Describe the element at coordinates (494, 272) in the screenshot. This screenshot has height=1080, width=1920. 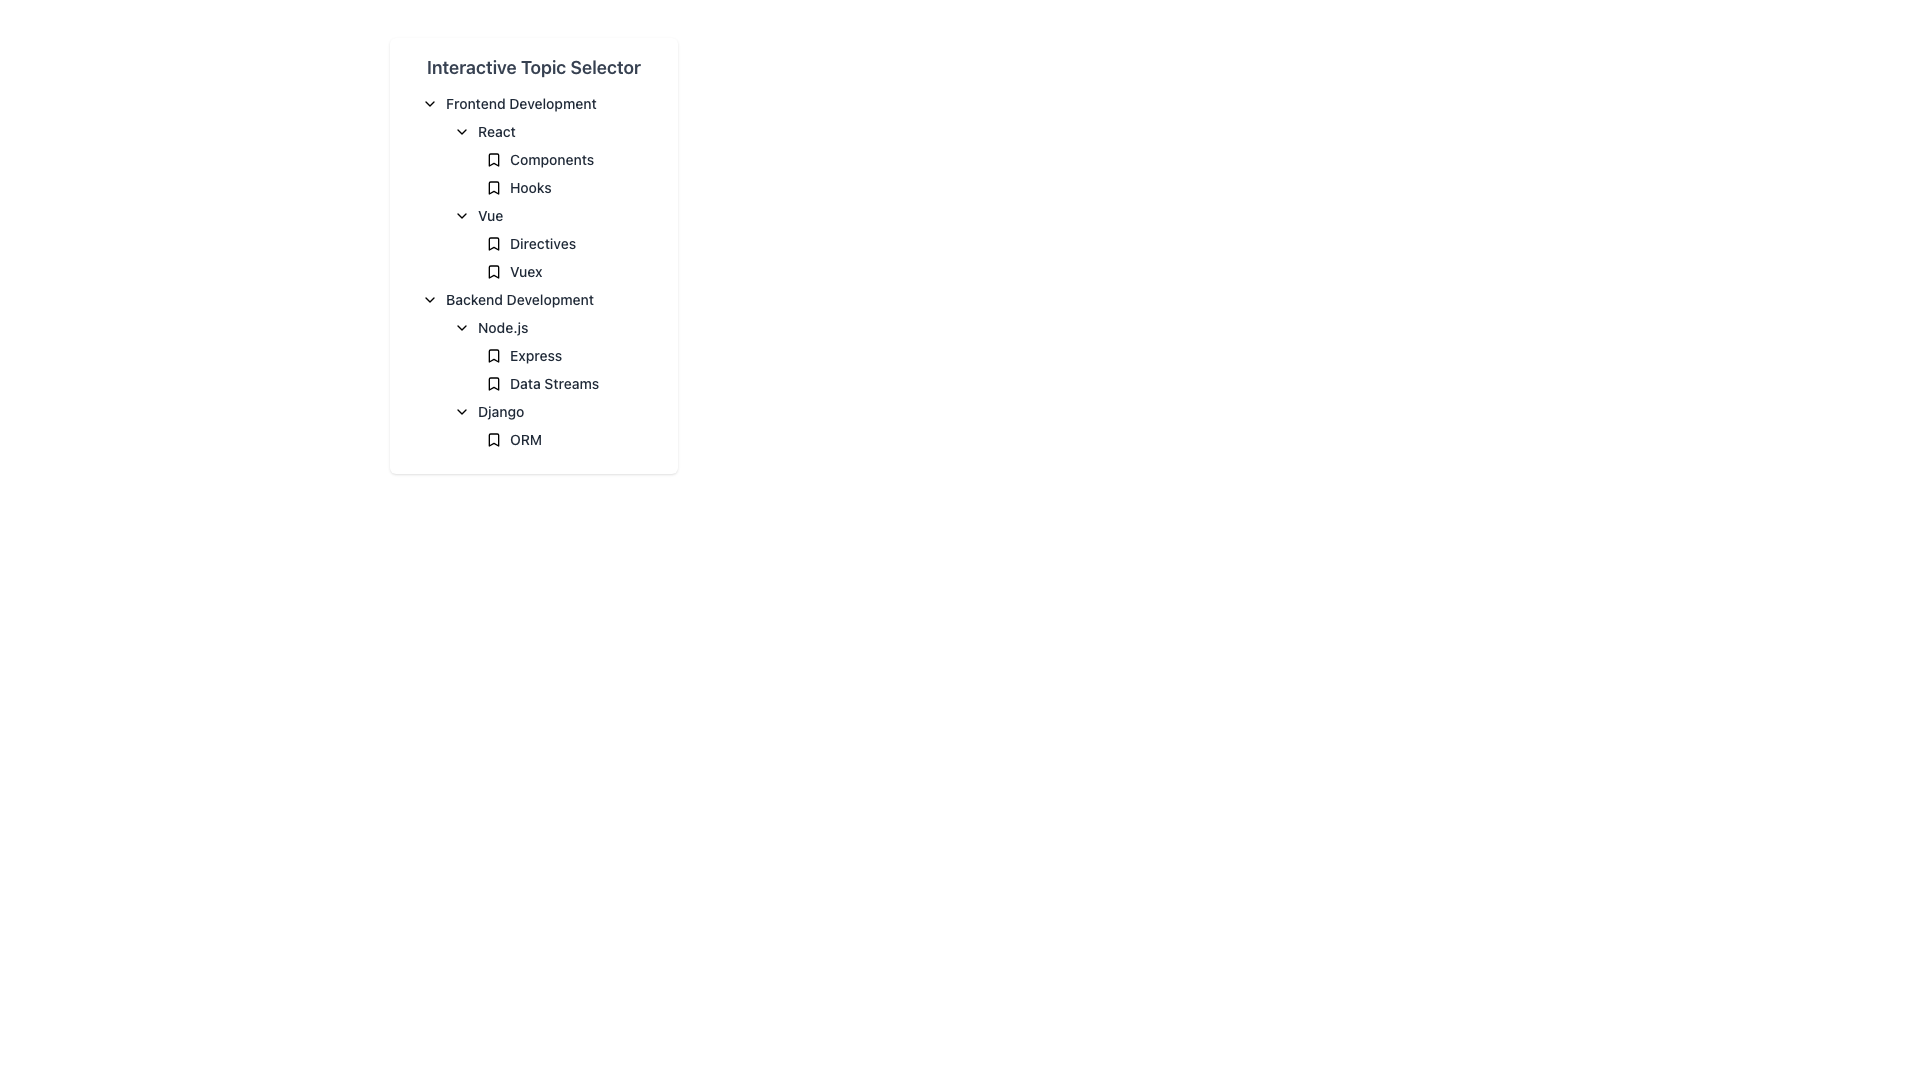
I see `the bookmark icon located next to the 'Vuex' item in the Vue section of the interactive topic selector` at that location.